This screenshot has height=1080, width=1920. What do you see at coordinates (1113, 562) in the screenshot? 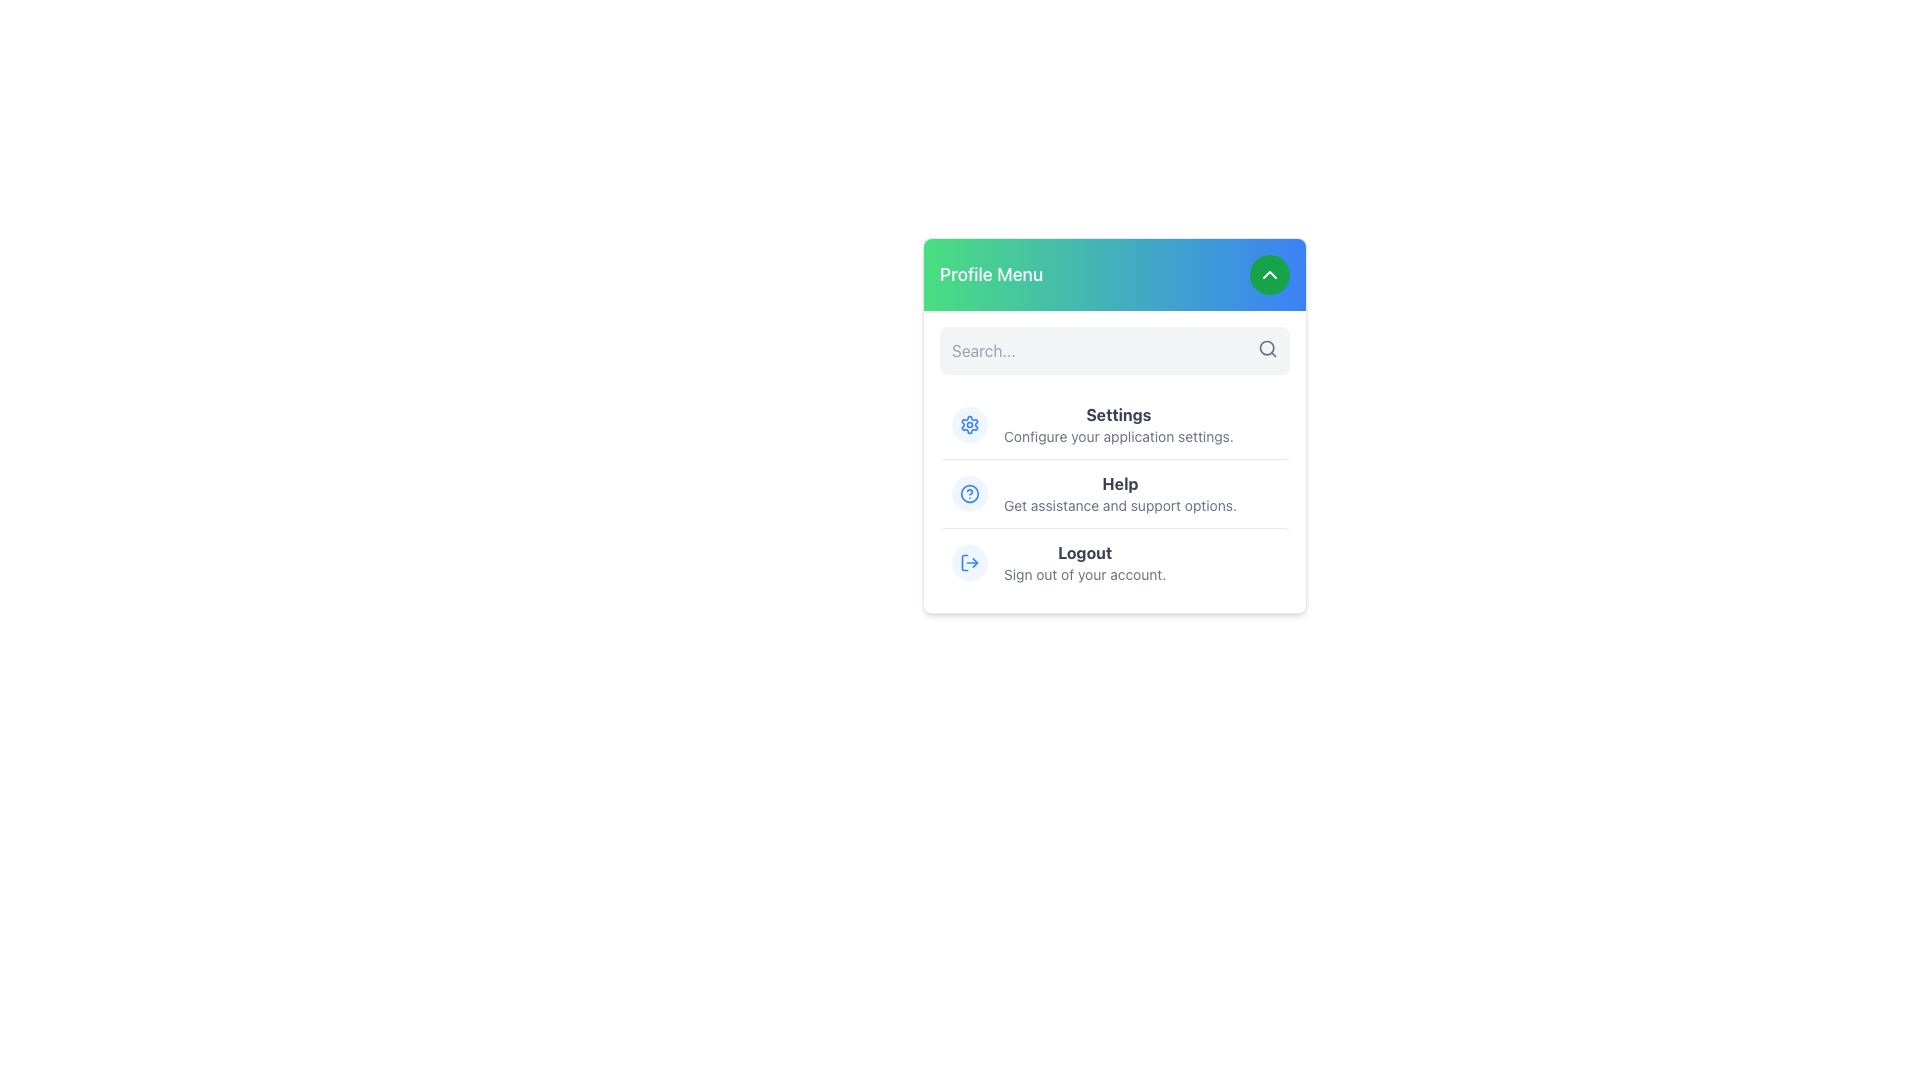
I see `the logout button at the bottom of the dropdown menu` at bounding box center [1113, 562].